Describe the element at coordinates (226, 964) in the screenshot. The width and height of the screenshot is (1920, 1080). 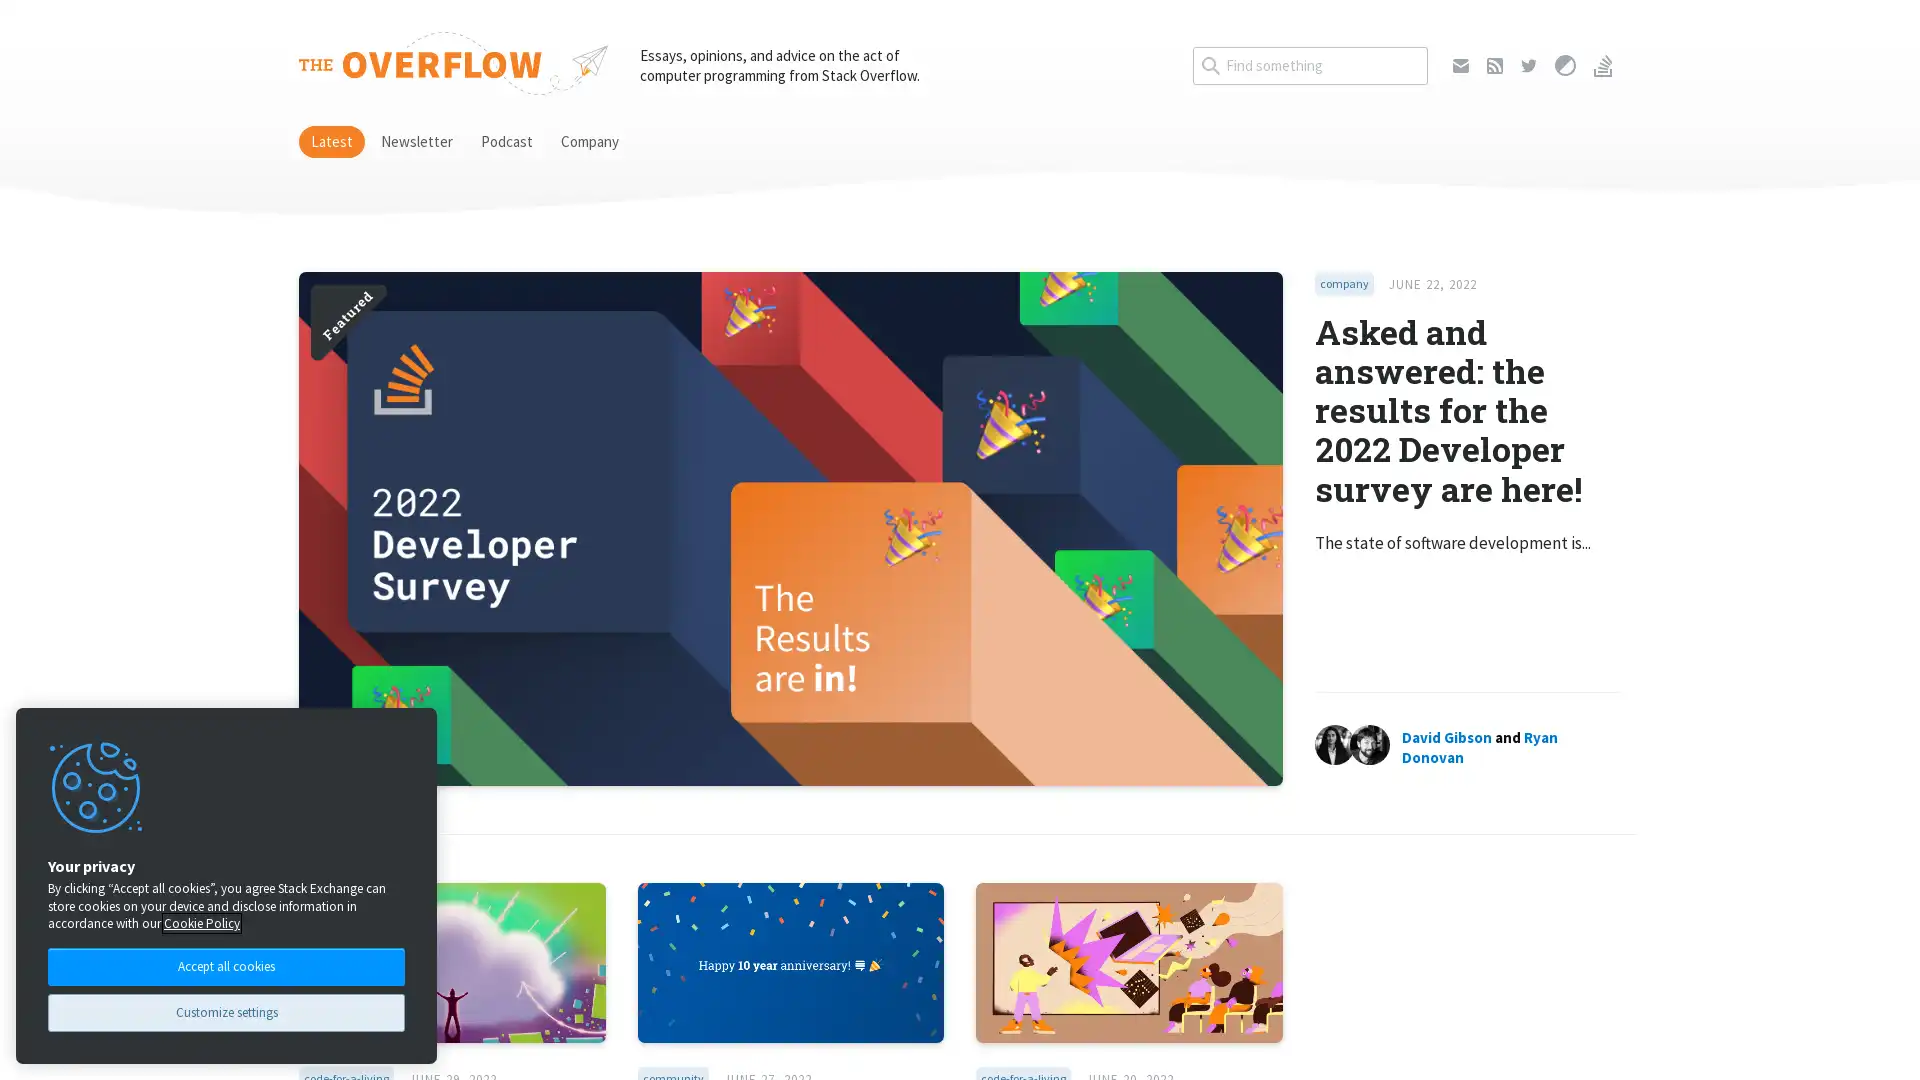
I see `Accept all cookies` at that location.